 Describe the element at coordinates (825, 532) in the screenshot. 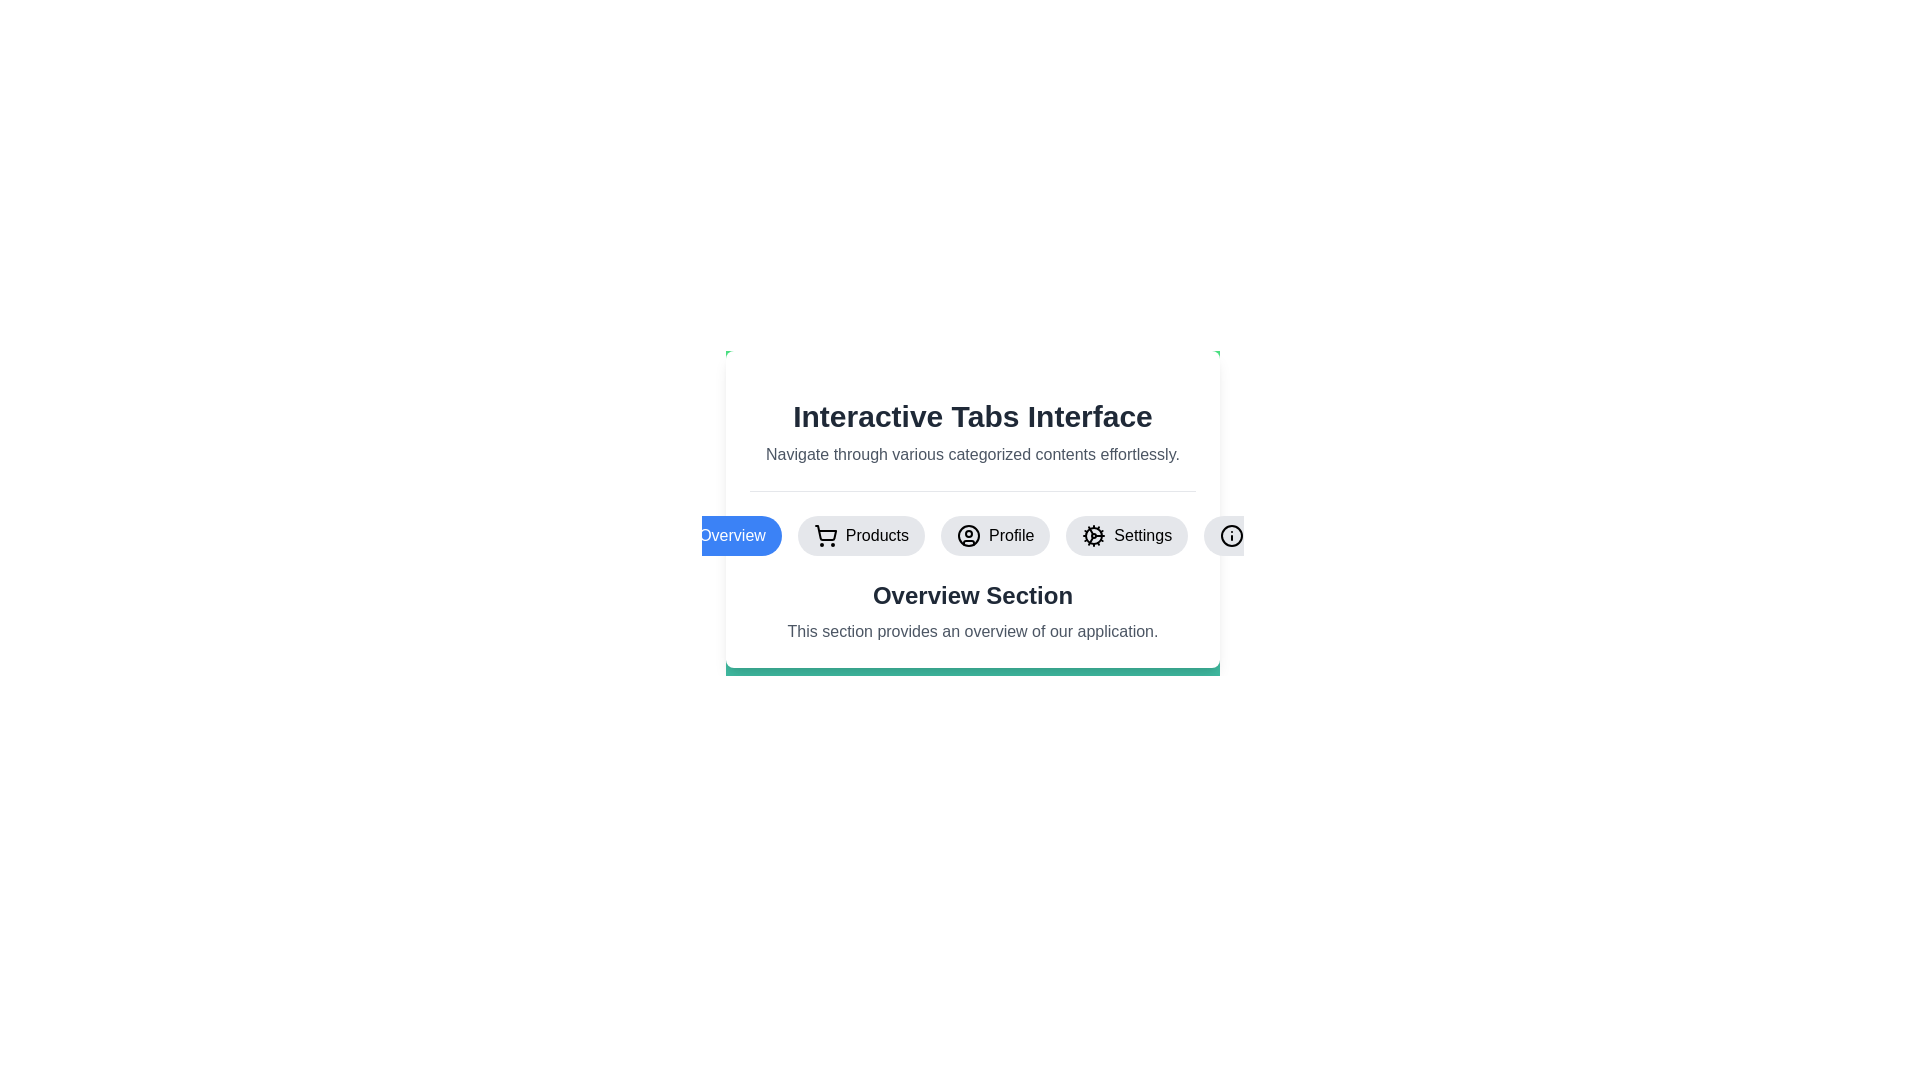

I see `the centrally positioned shopping cart icon` at that location.